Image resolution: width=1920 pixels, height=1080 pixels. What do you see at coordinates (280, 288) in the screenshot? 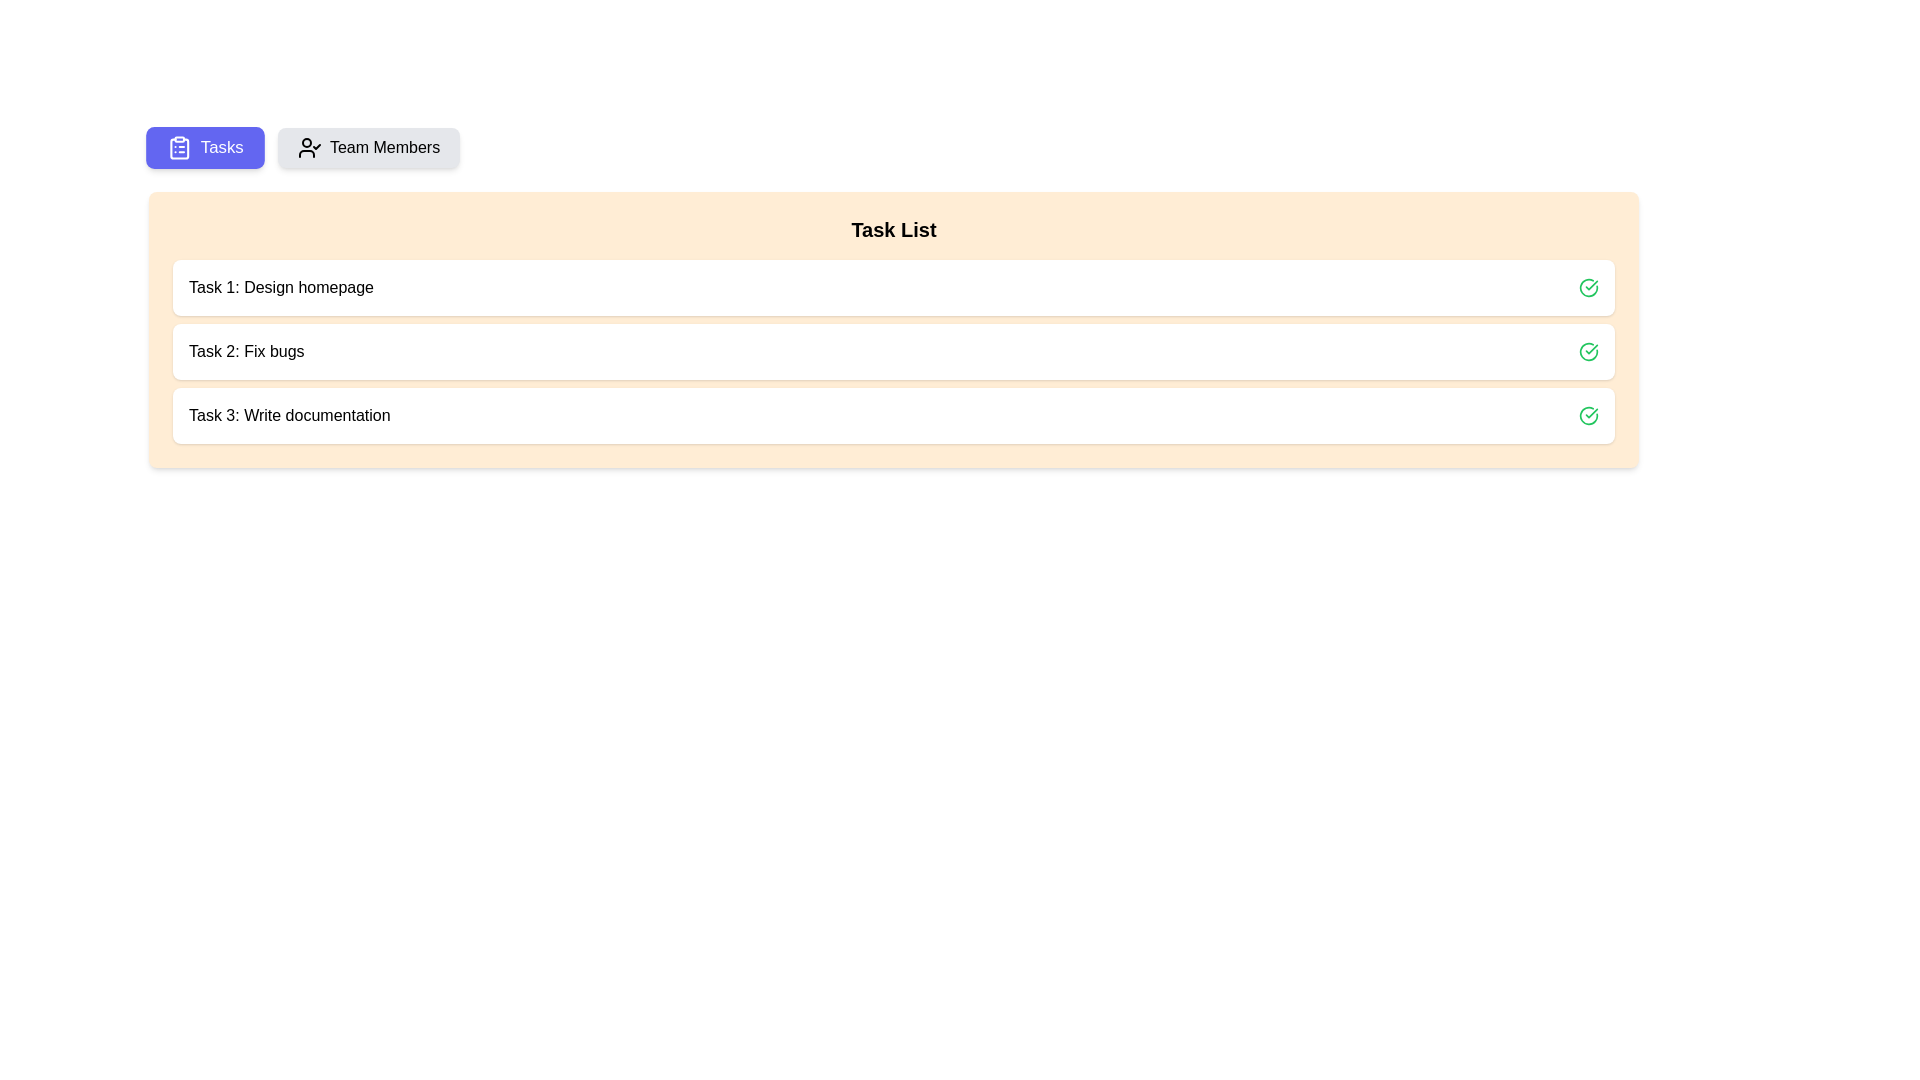
I see `the text label displaying the title of the first task in the task management interface, located at the upper section of the first task card` at bounding box center [280, 288].